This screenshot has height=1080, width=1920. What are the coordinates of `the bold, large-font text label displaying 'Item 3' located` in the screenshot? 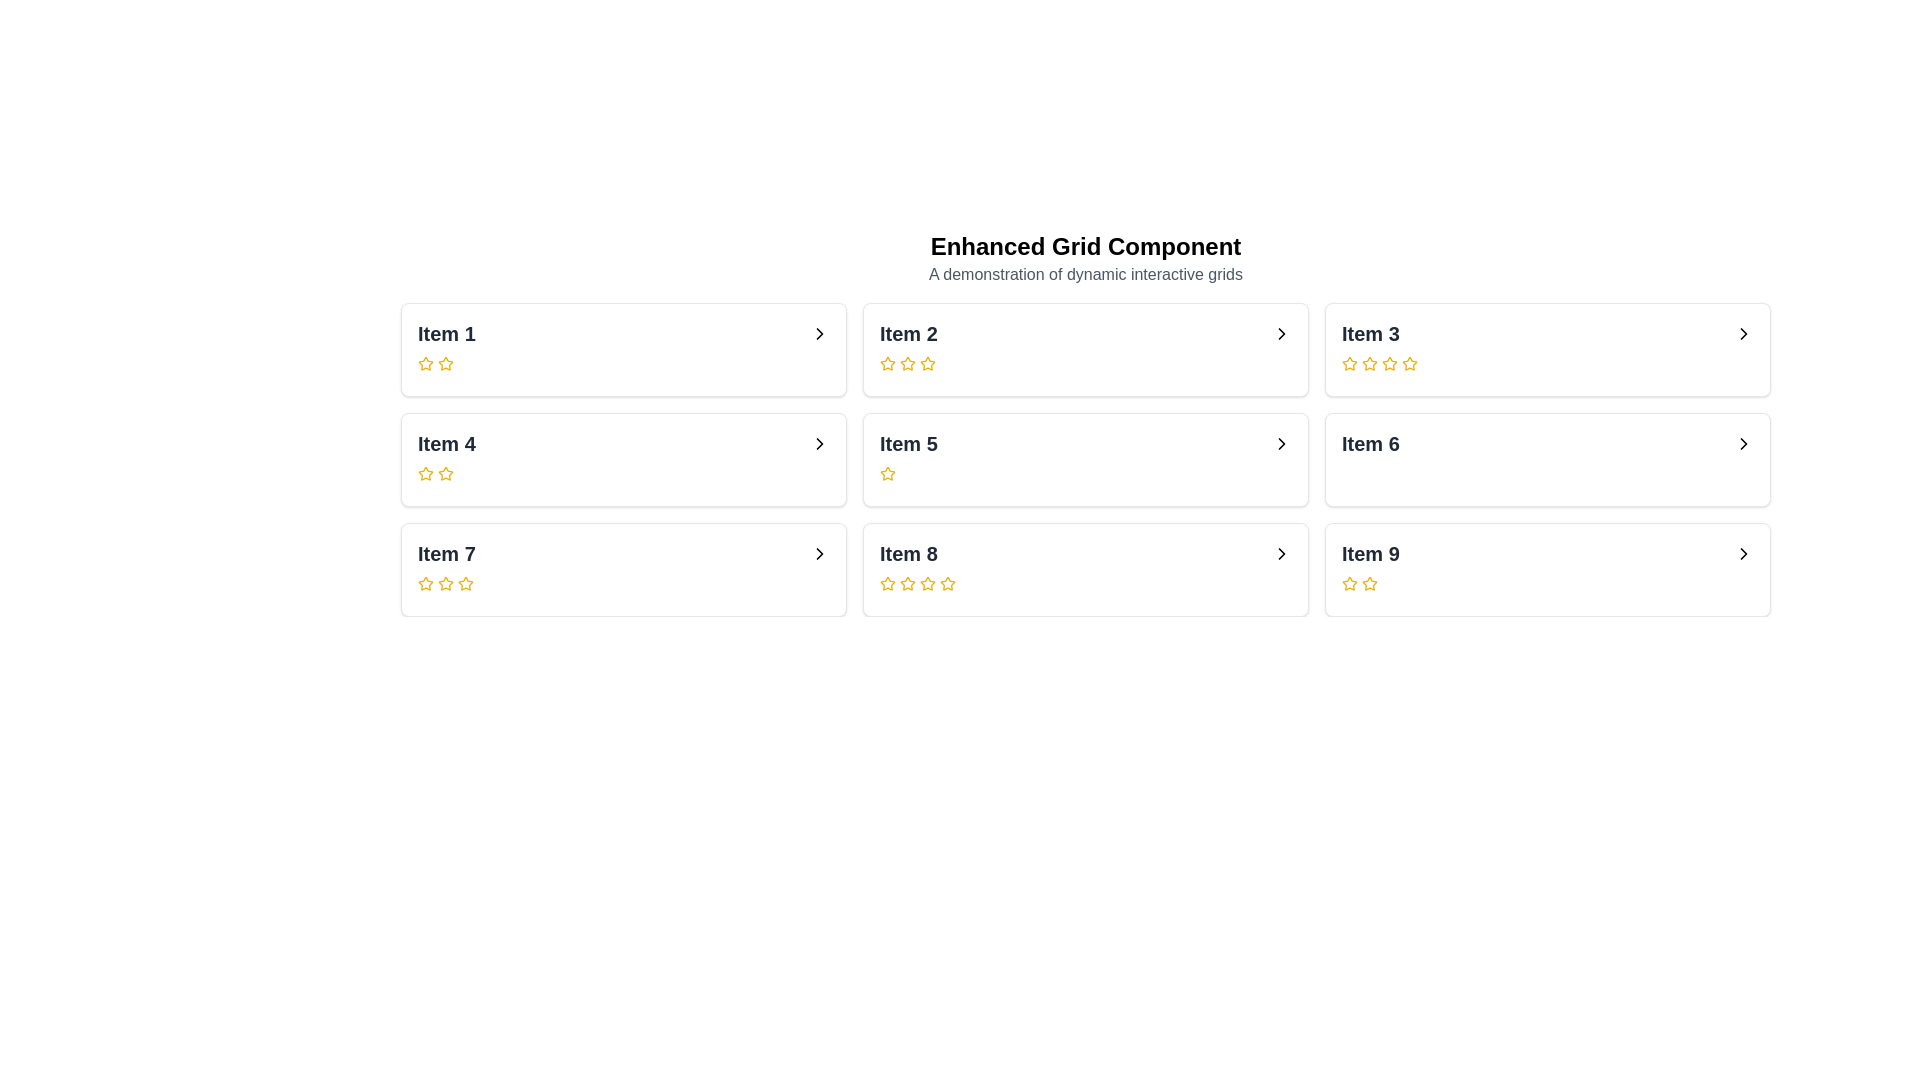 It's located at (1369, 333).